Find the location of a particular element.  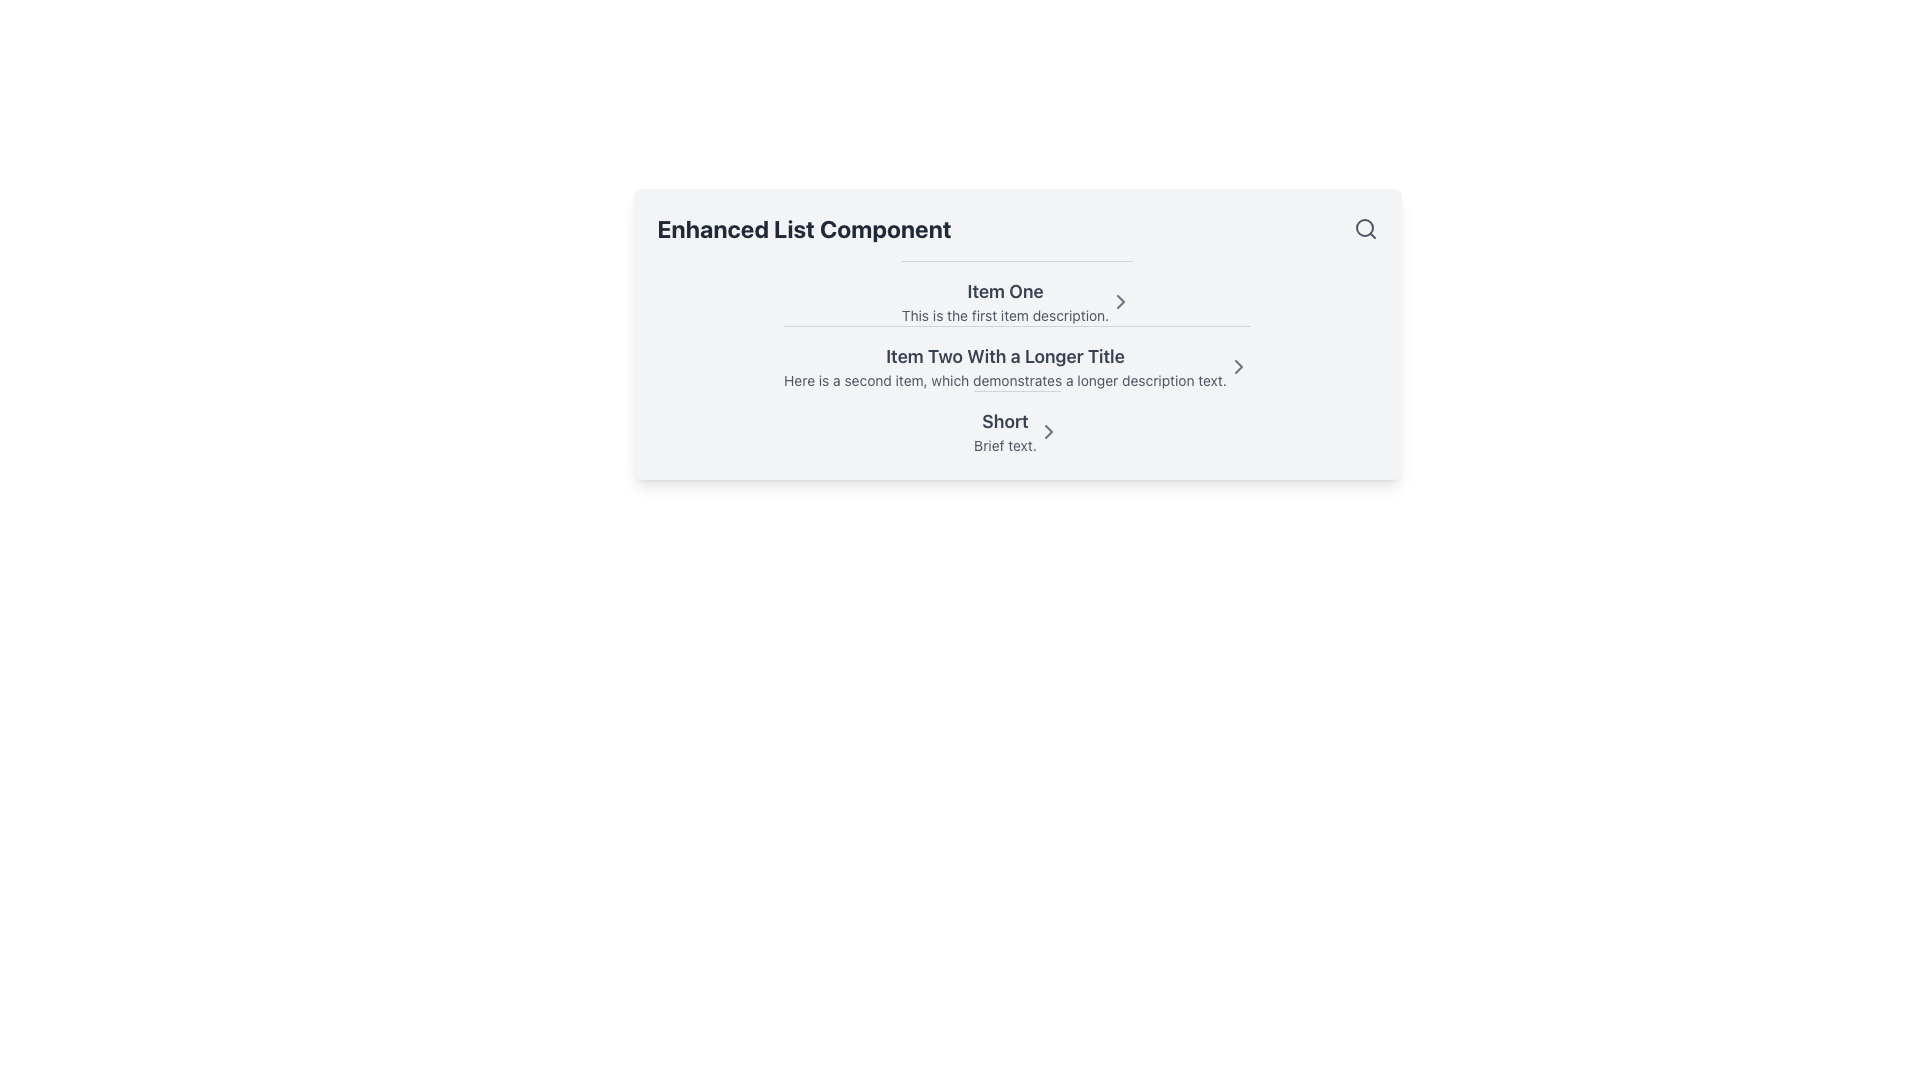

the static text label providing supplementary details about the heading 'Short' located below the heading in the item list panel is located at coordinates (1005, 445).